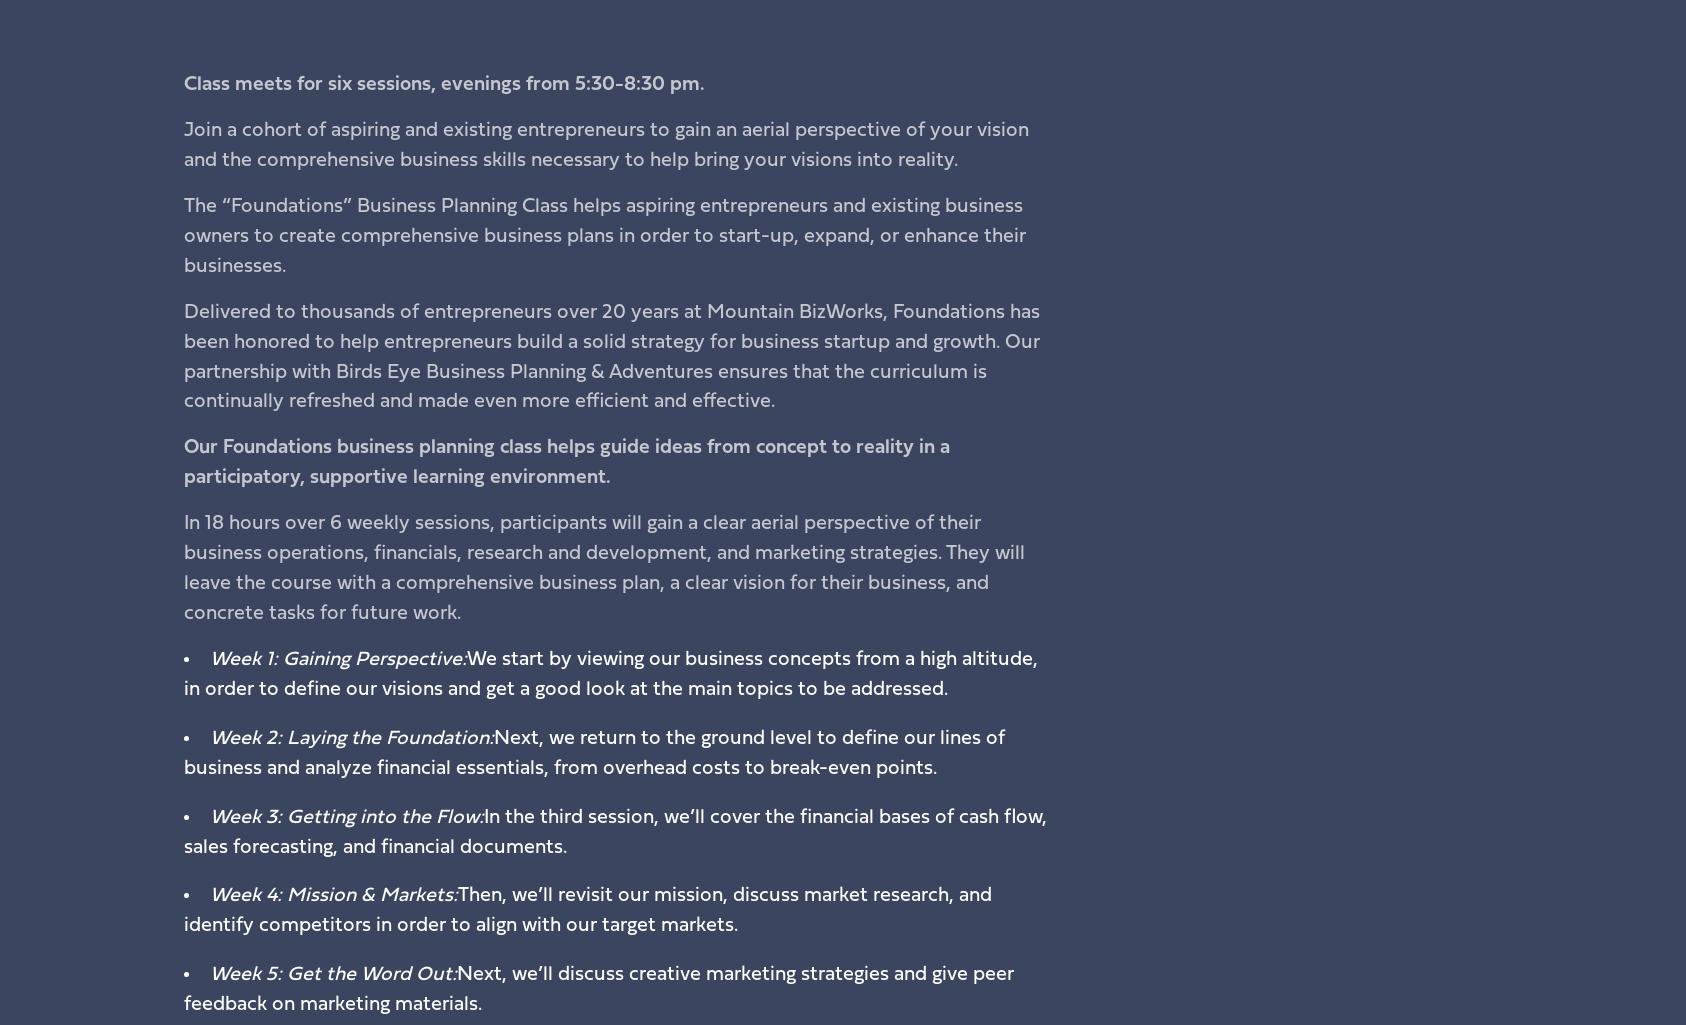 This screenshot has width=1686, height=1025. What do you see at coordinates (613, 830) in the screenshot?
I see `'In the third session, we’ll cover the financial bases of cash flow, sales forecasting, and financial documents.'` at bounding box center [613, 830].